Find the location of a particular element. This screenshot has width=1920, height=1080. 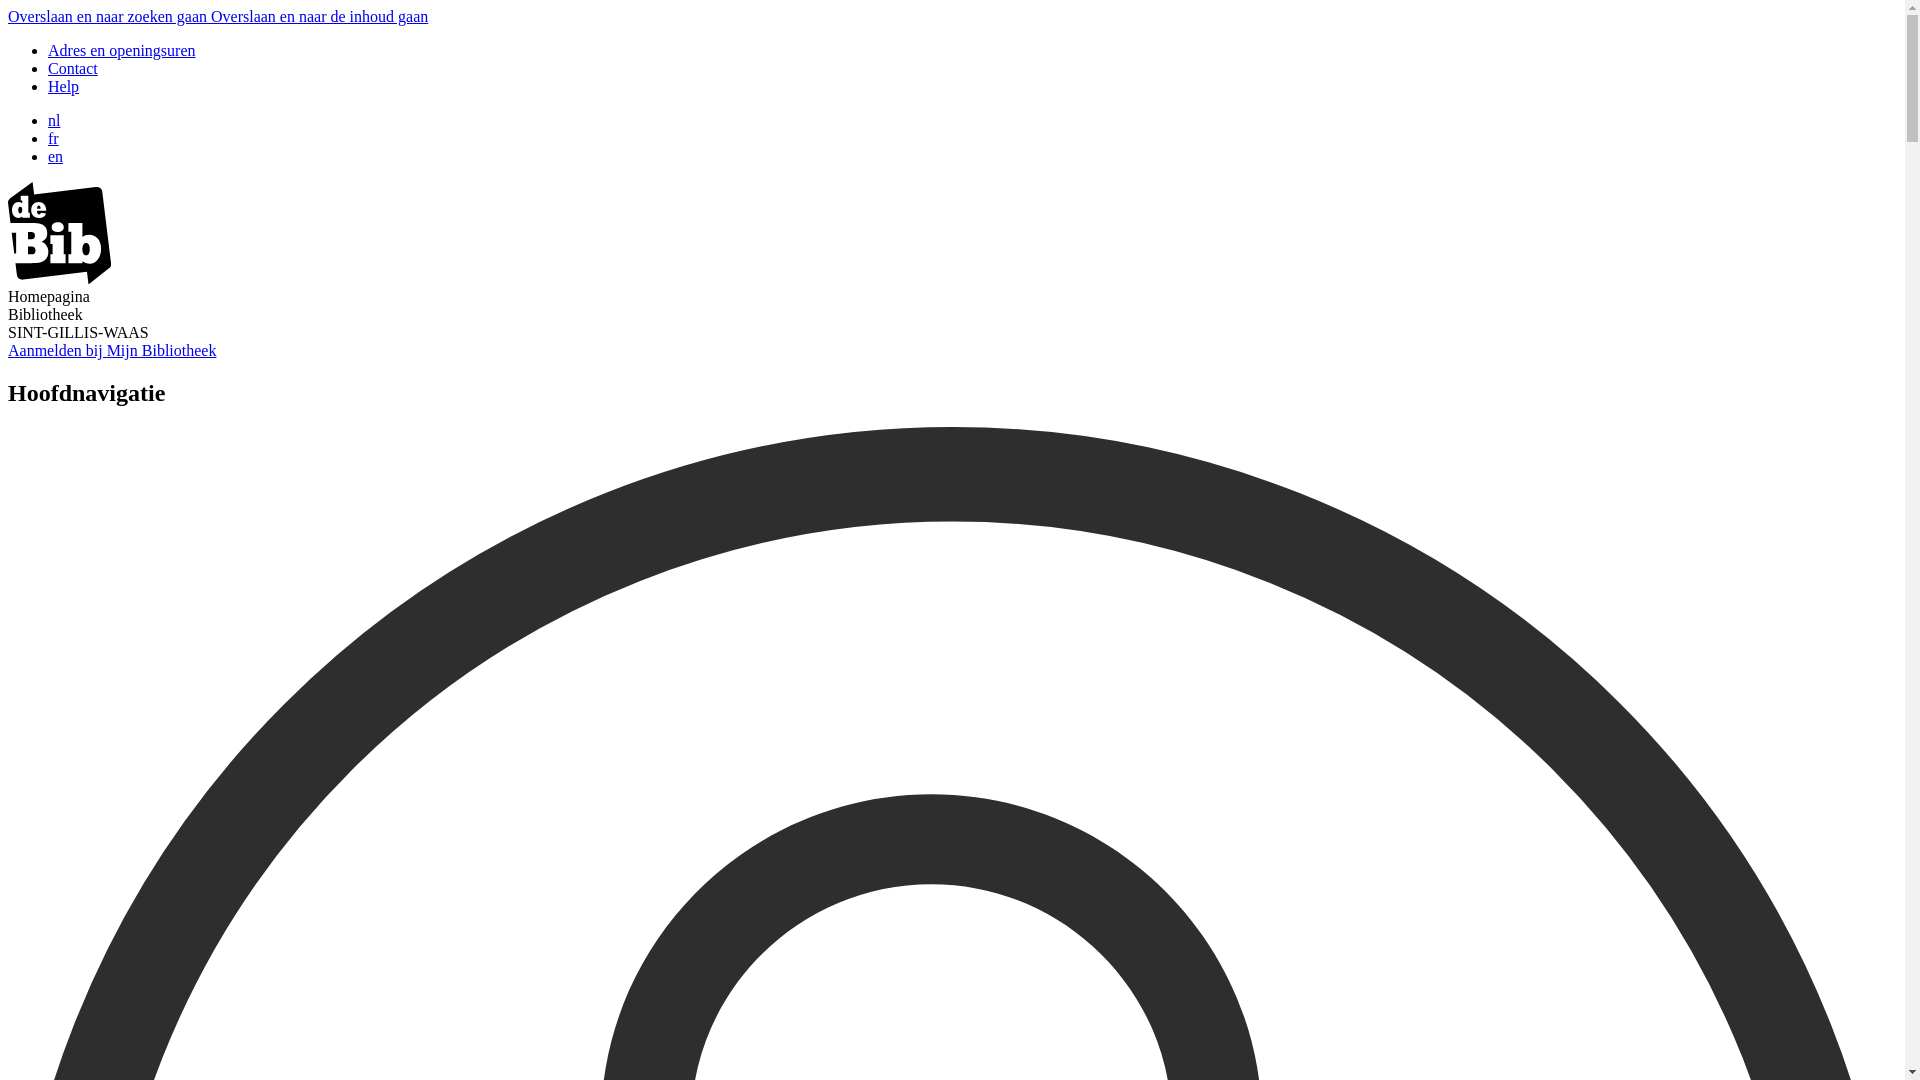

'image/svg+xml' is located at coordinates (8, 278).